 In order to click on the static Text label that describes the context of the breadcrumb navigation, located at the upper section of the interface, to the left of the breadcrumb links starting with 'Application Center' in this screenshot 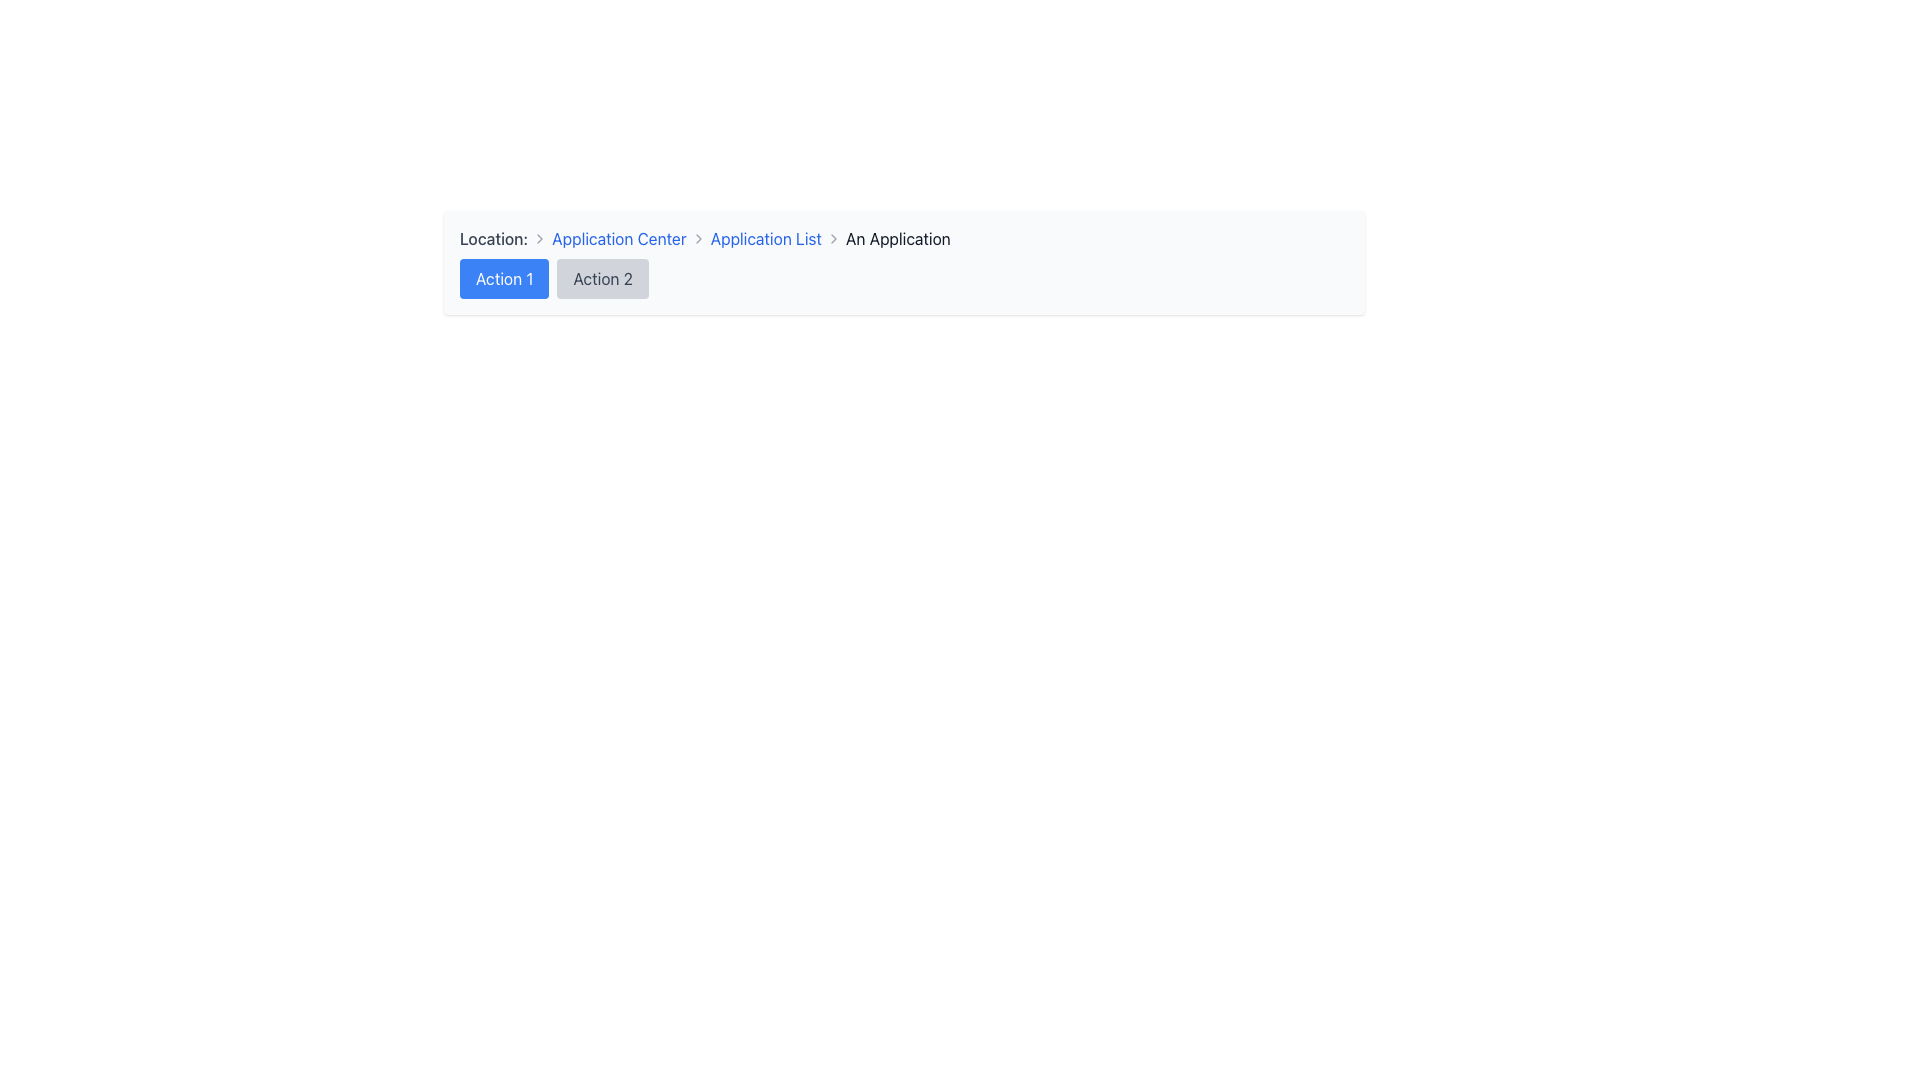, I will do `click(494, 238)`.